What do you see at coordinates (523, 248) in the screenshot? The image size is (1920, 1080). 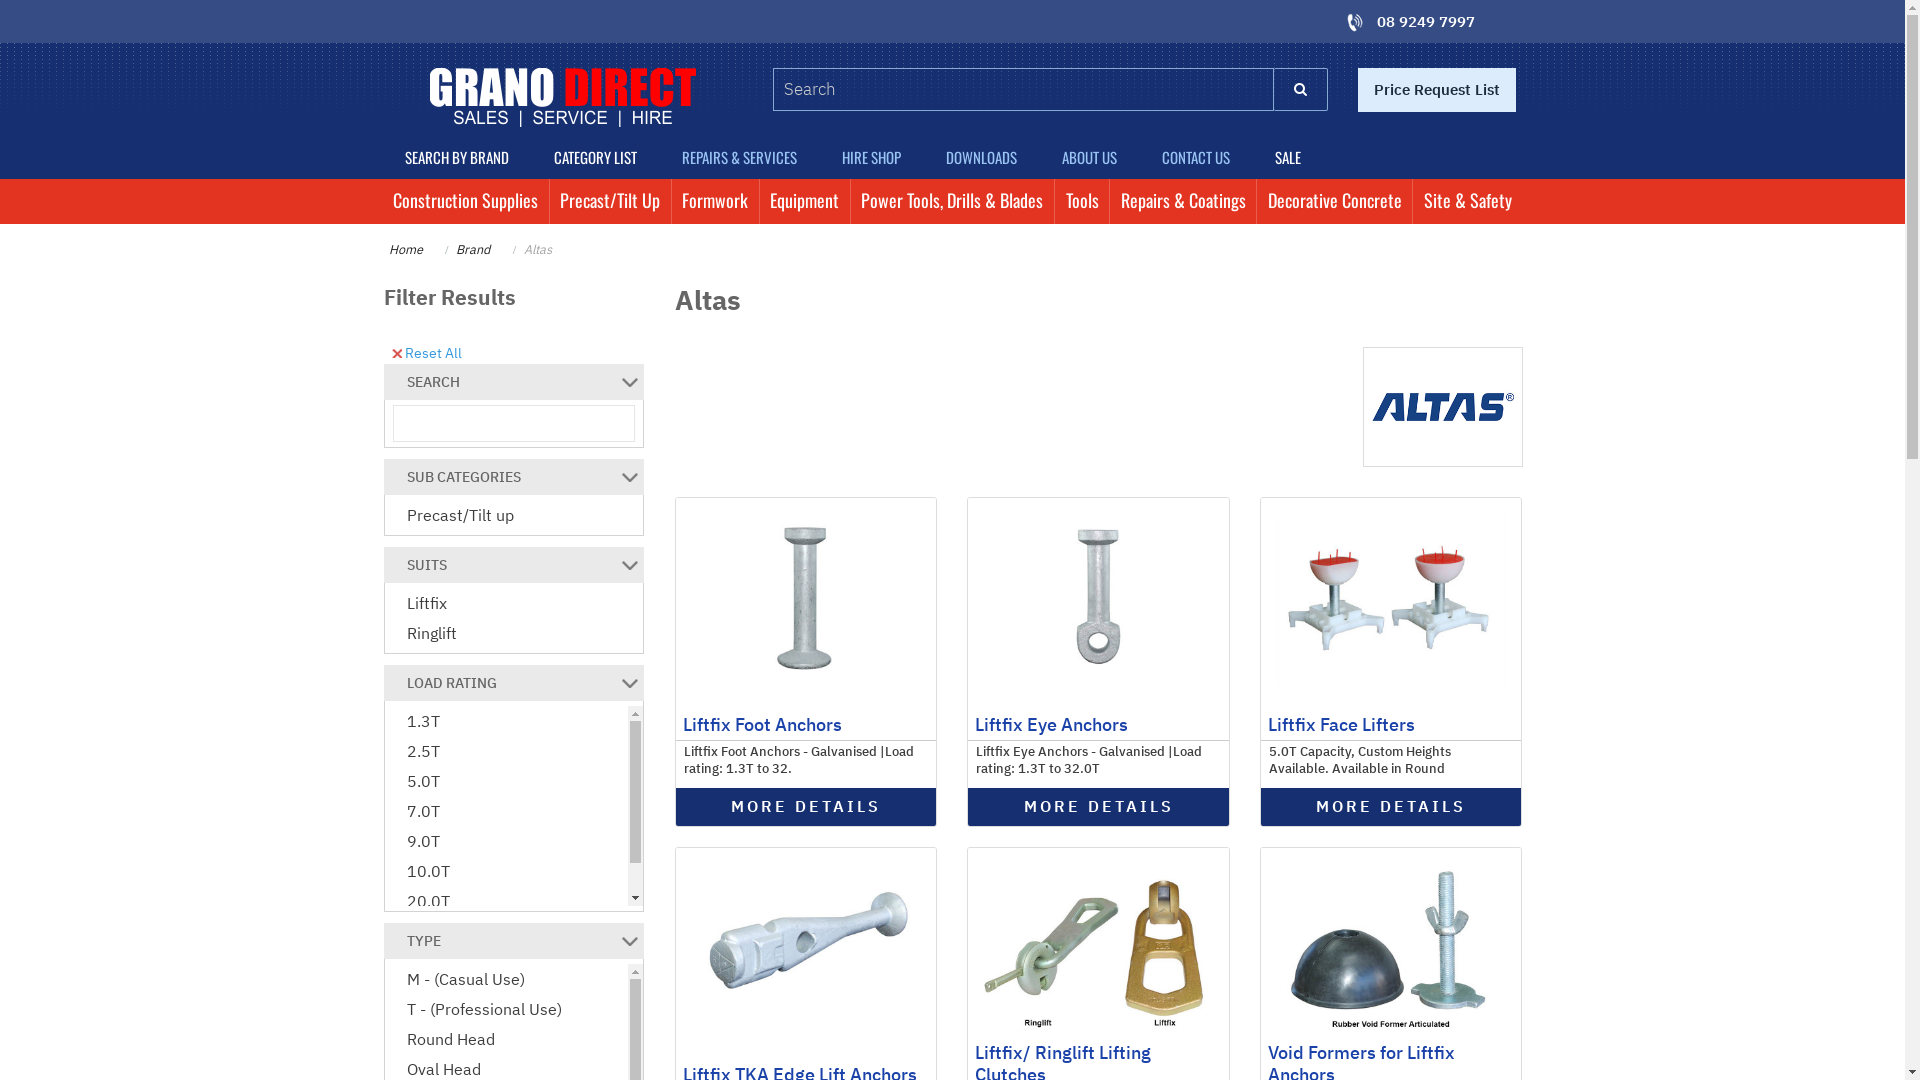 I see `'Altas'` at bounding box center [523, 248].